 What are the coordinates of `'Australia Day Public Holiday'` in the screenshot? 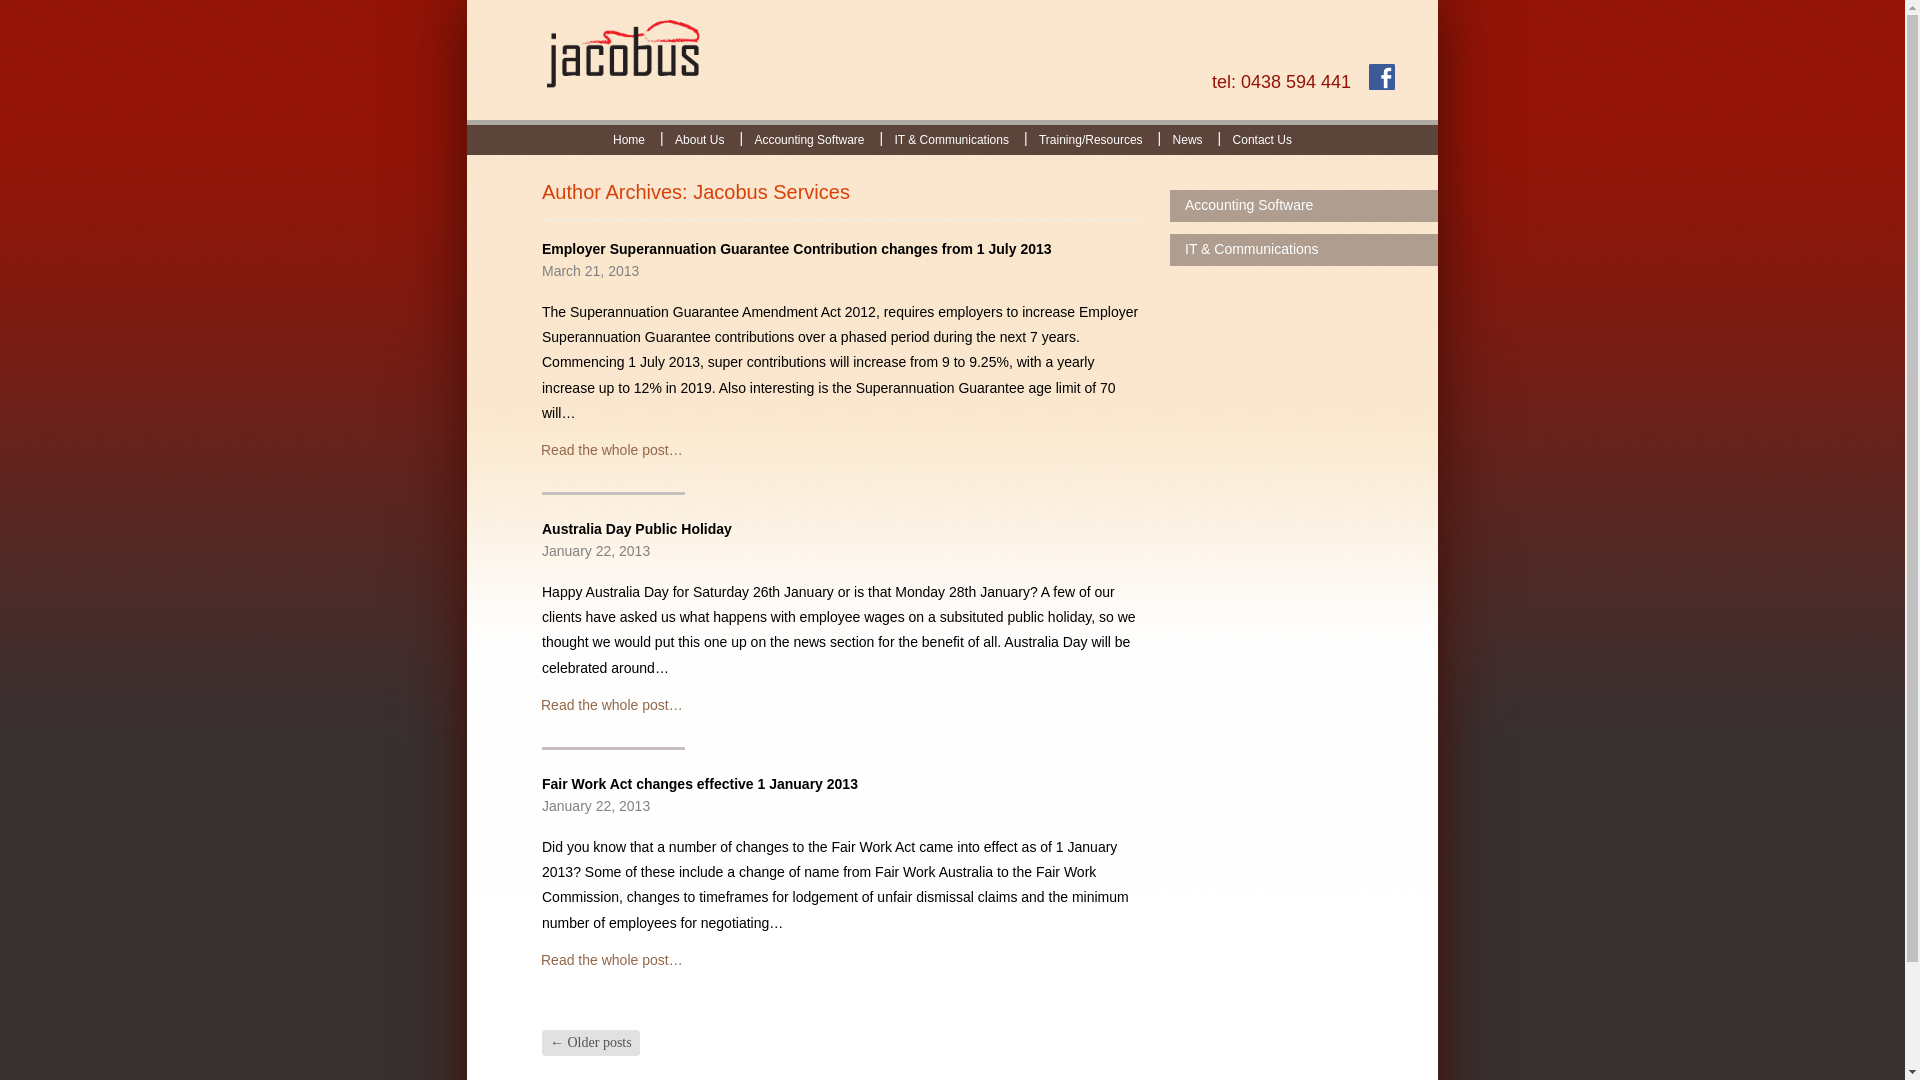 It's located at (636, 527).